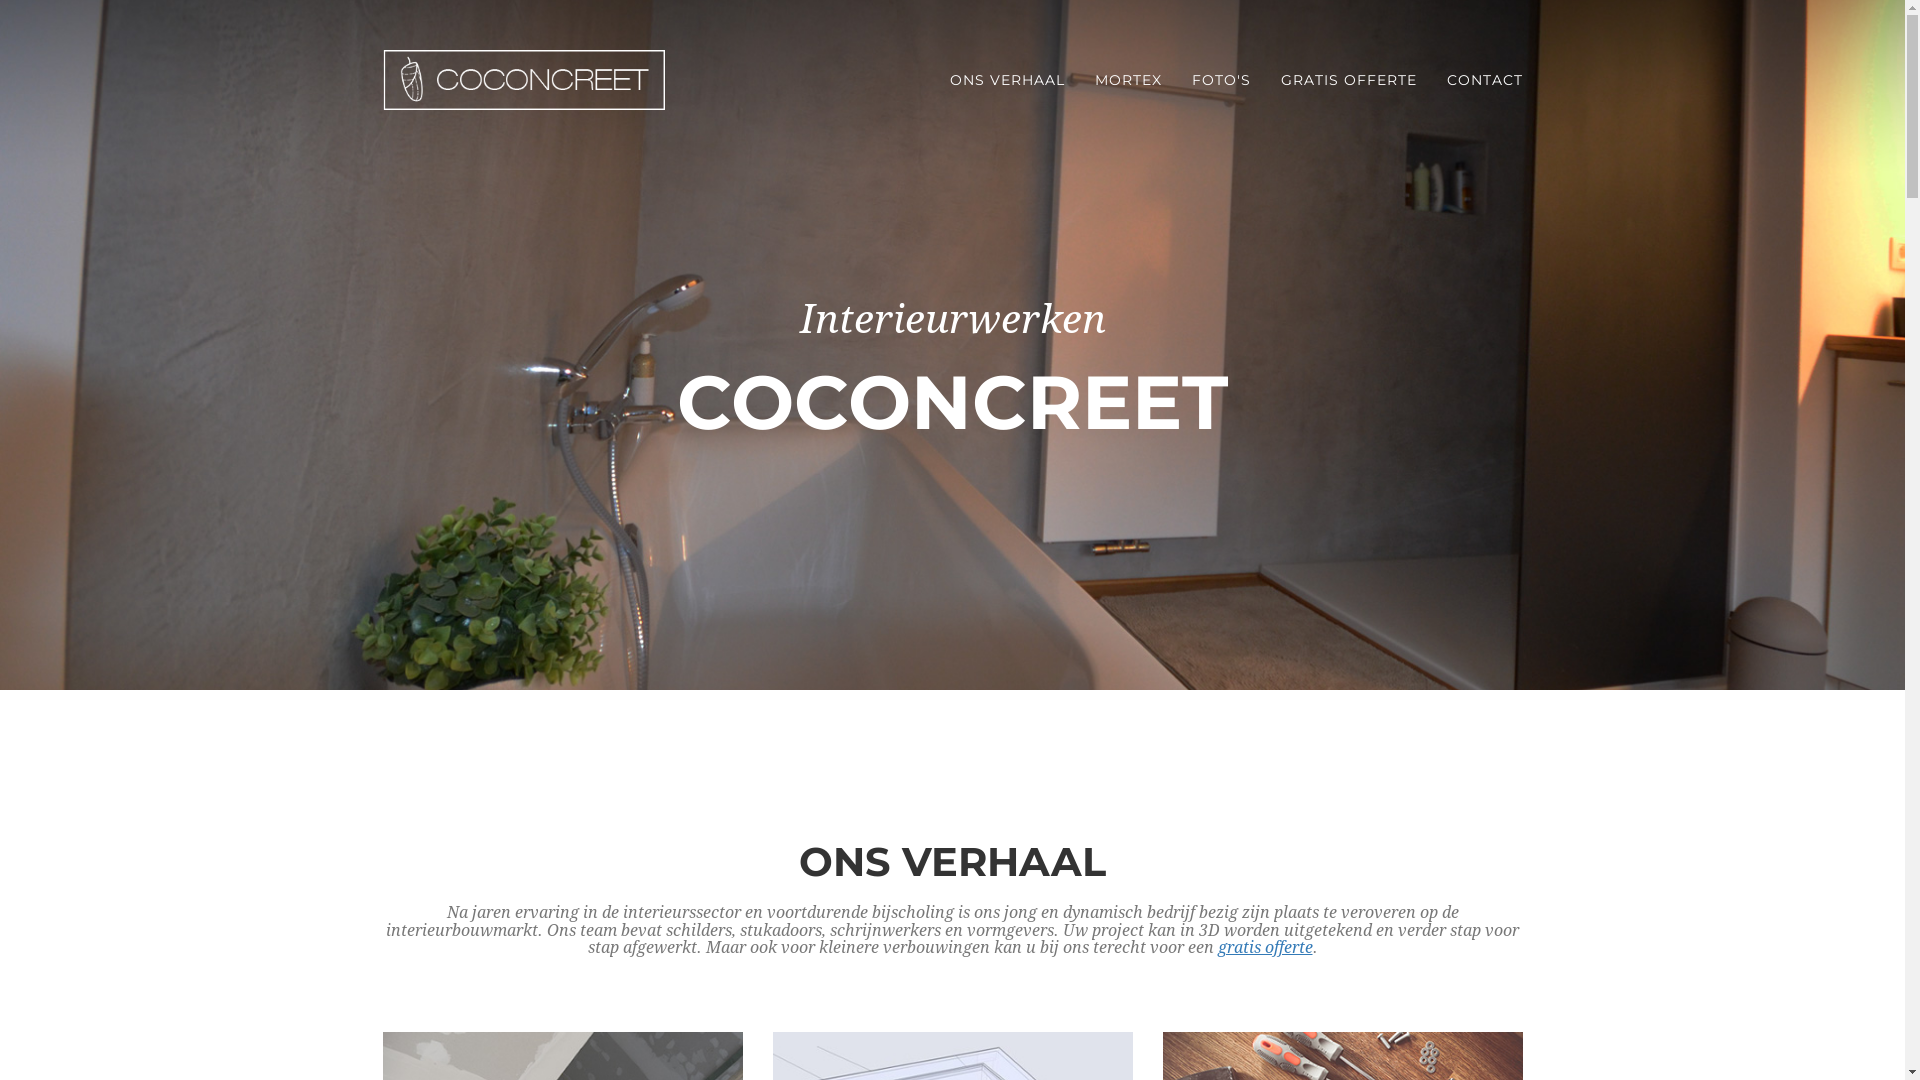 The height and width of the screenshot is (1080, 1920). I want to click on 'gratis offerte', so click(1264, 946).